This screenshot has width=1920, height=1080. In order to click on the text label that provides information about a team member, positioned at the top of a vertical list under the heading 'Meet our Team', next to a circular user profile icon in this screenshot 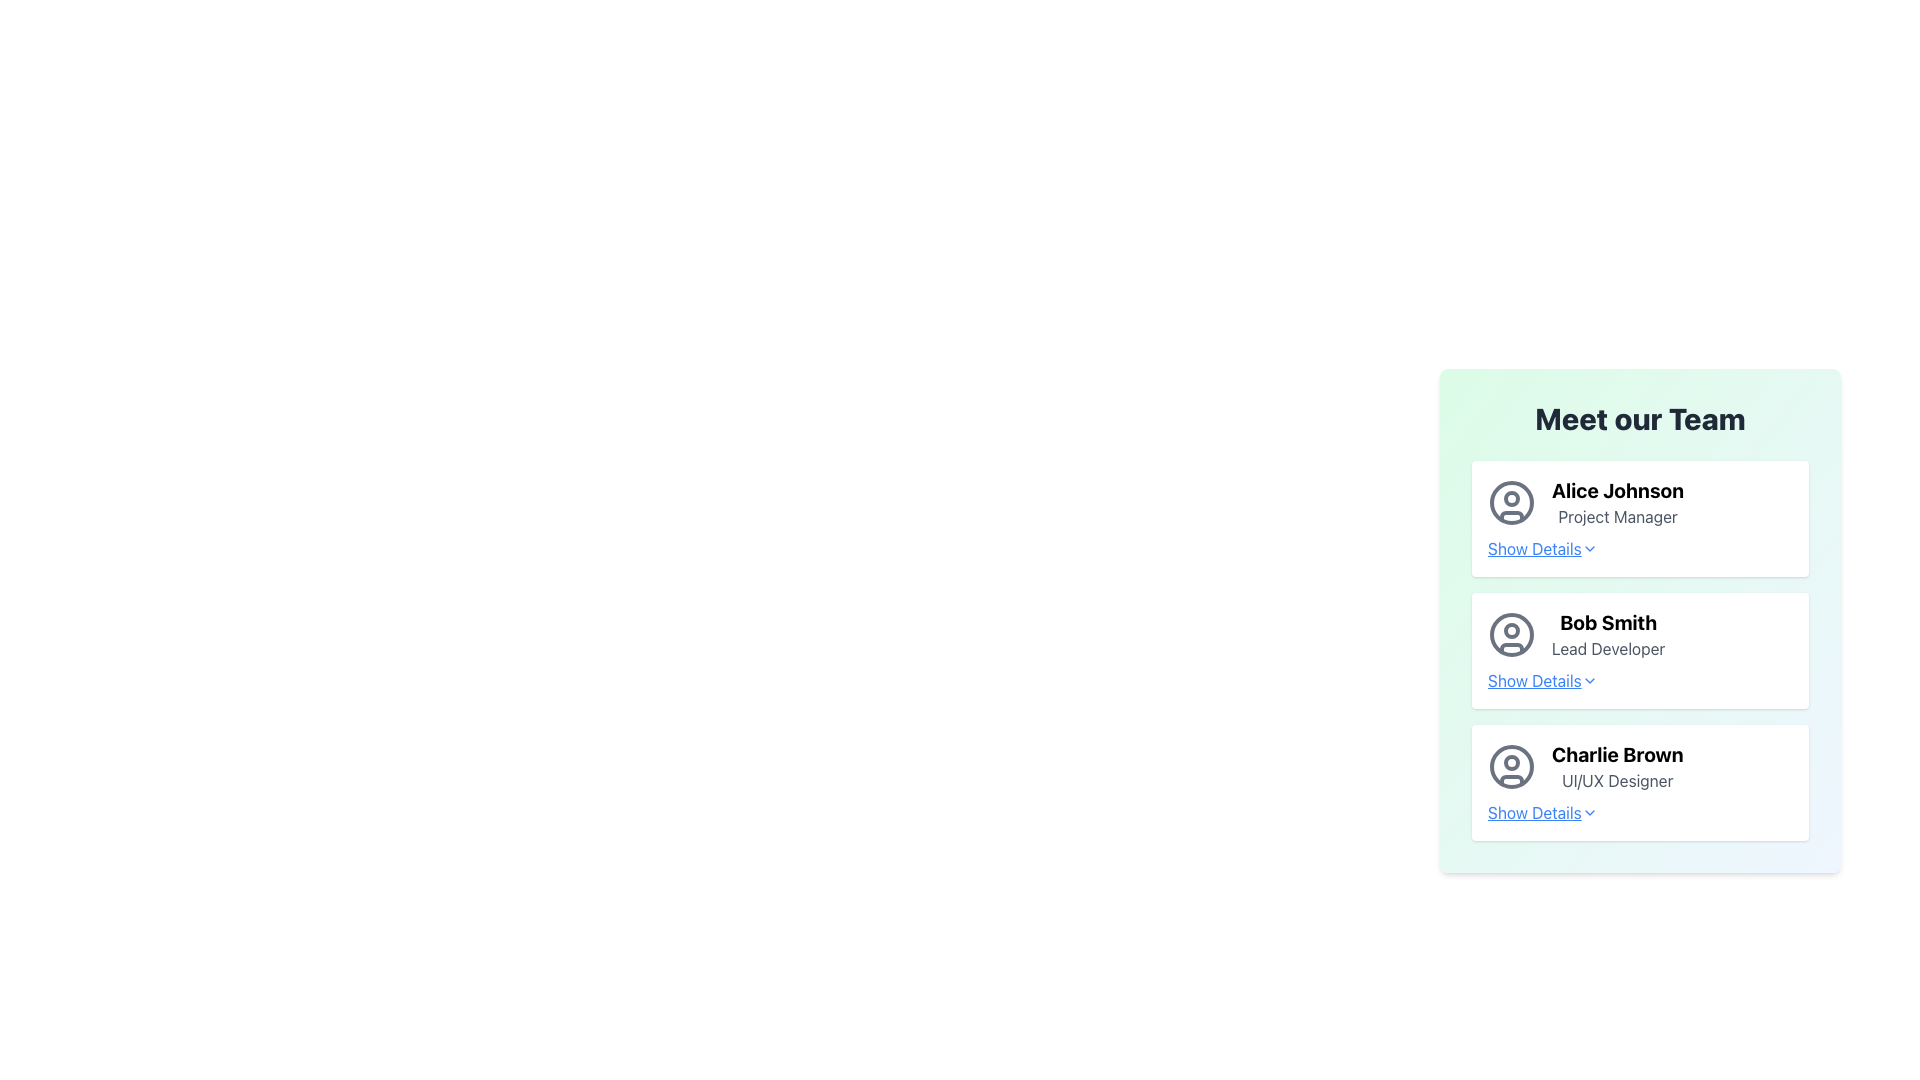, I will do `click(1617, 501)`.